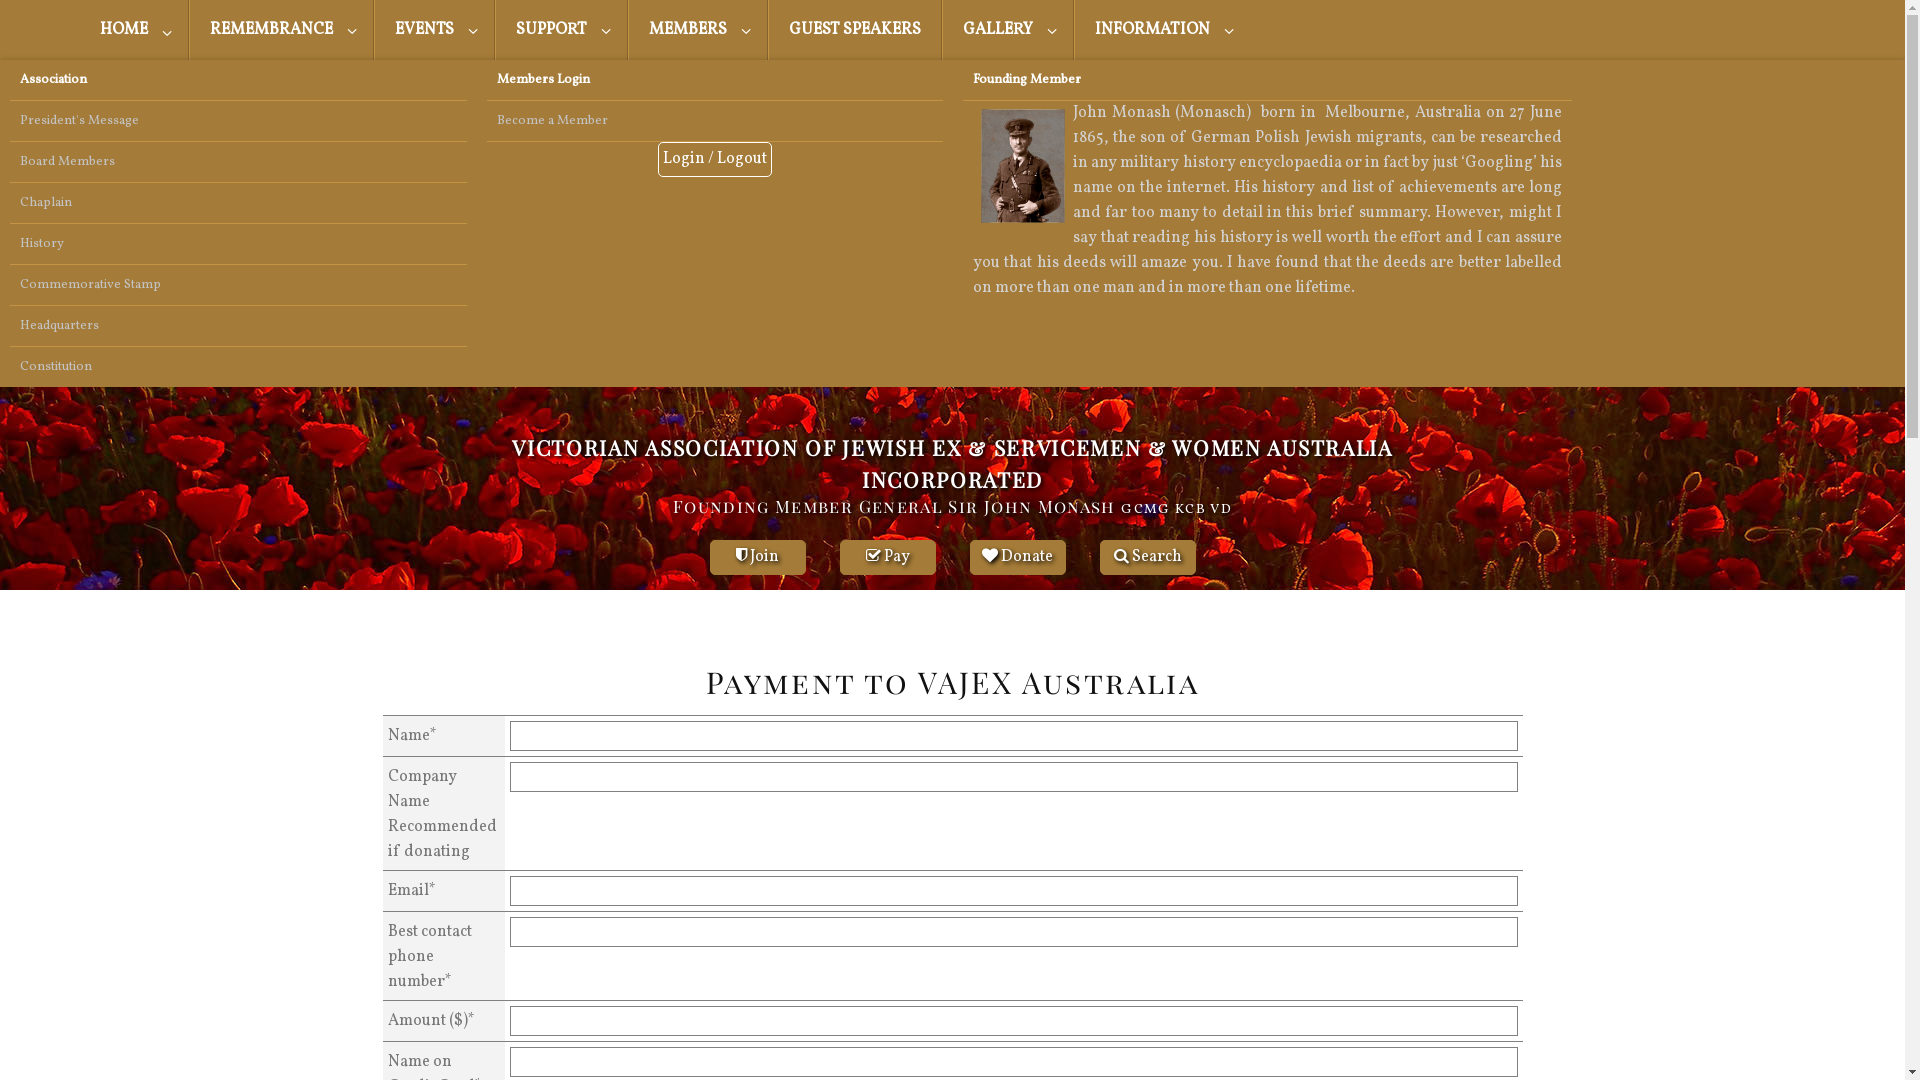 Image resolution: width=1920 pixels, height=1080 pixels. Describe the element at coordinates (887, 557) in the screenshot. I see `'Pay'` at that location.